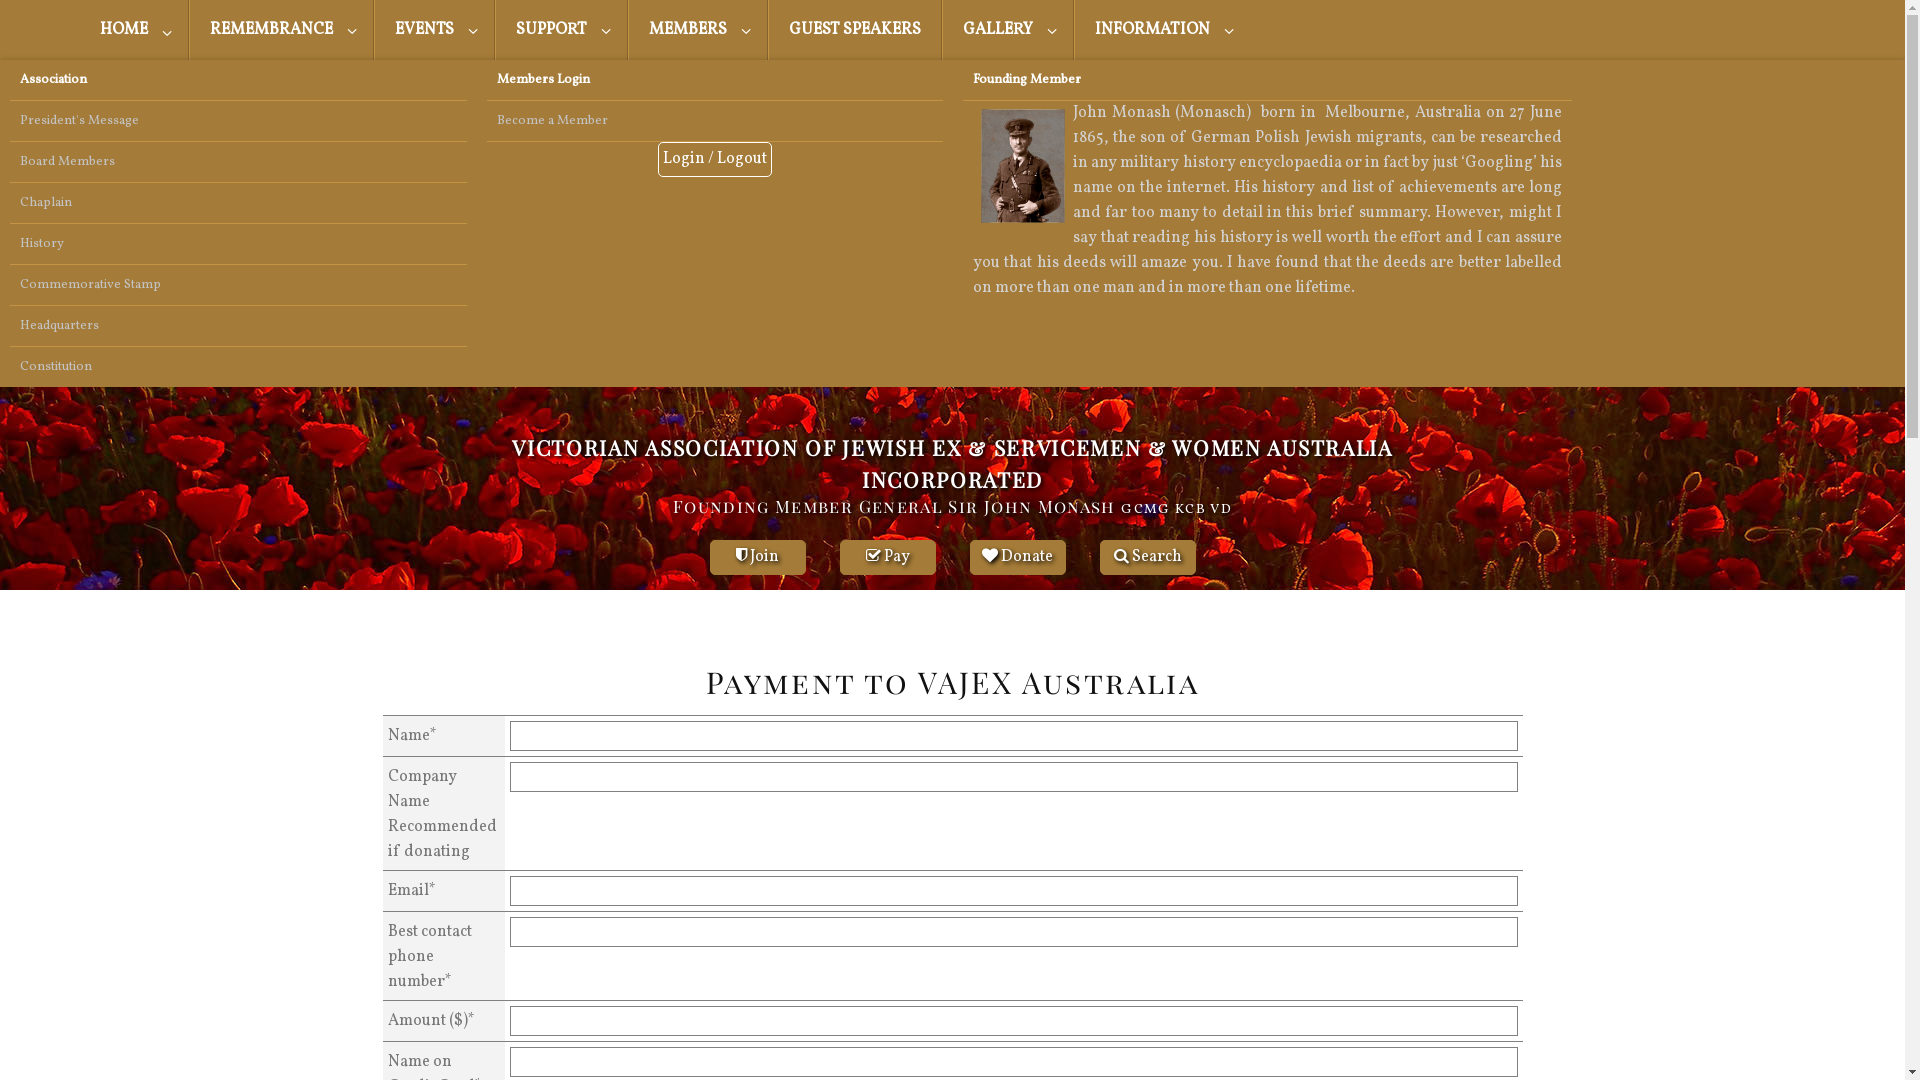 Image resolution: width=1920 pixels, height=1080 pixels. Describe the element at coordinates (887, 557) in the screenshot. I see `'Pay'` at that location.